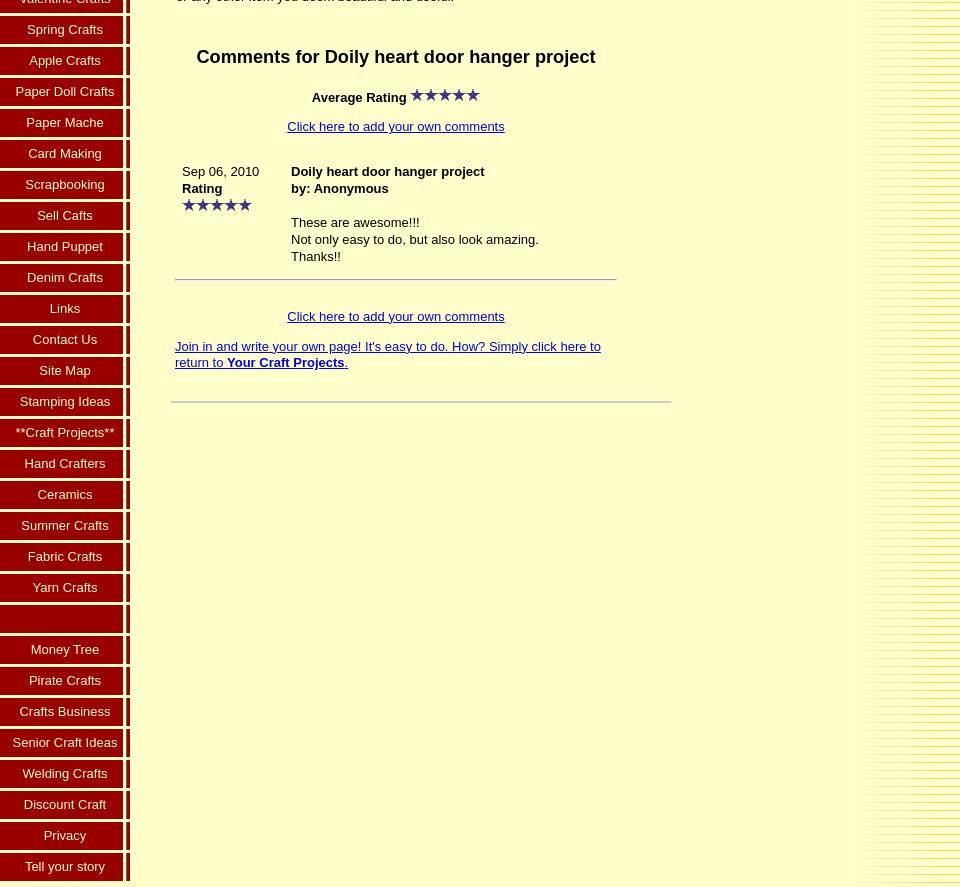  I want to click on 'Welding Crafts', so click(64, 772).